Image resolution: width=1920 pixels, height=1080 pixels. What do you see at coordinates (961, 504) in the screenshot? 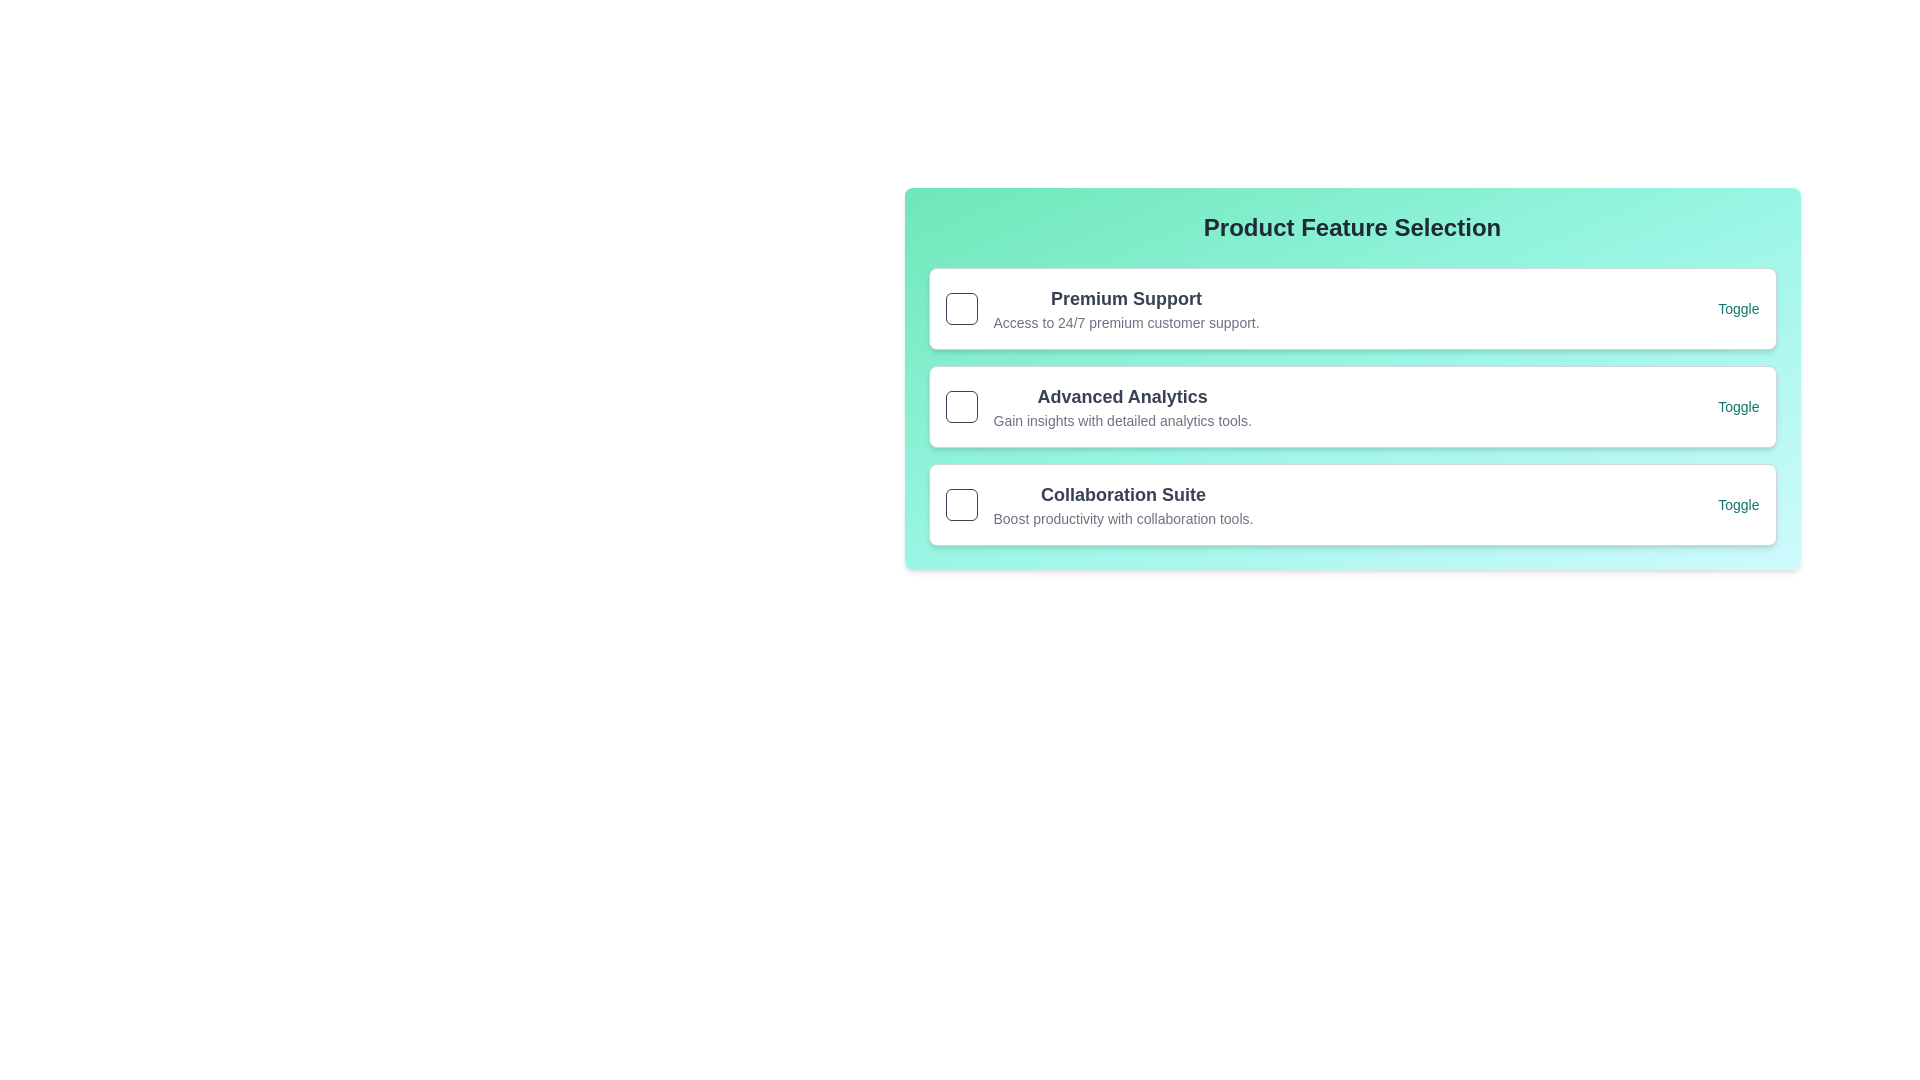
I see `the checkbox for 'Collaboration Suite'` at bounding box center [961, 504].